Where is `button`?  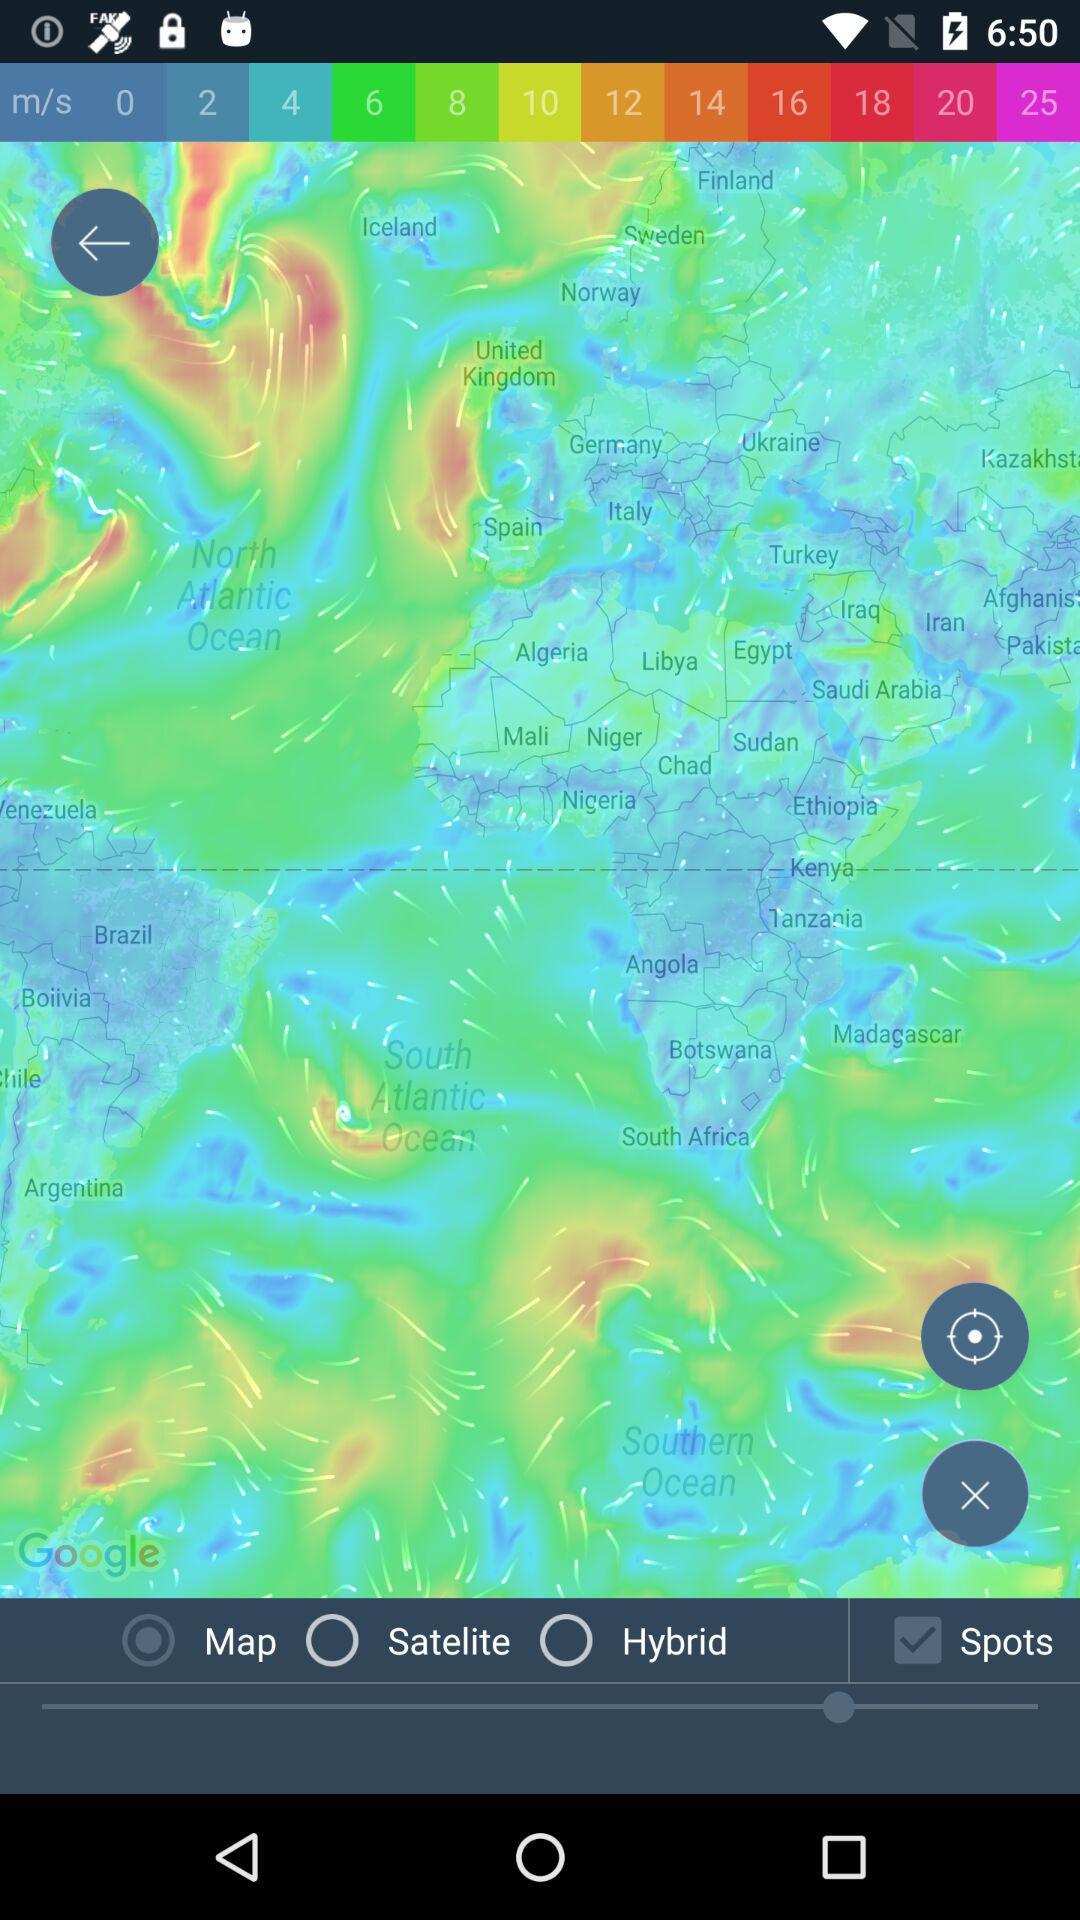
button is located at coordinates (974, 1493).